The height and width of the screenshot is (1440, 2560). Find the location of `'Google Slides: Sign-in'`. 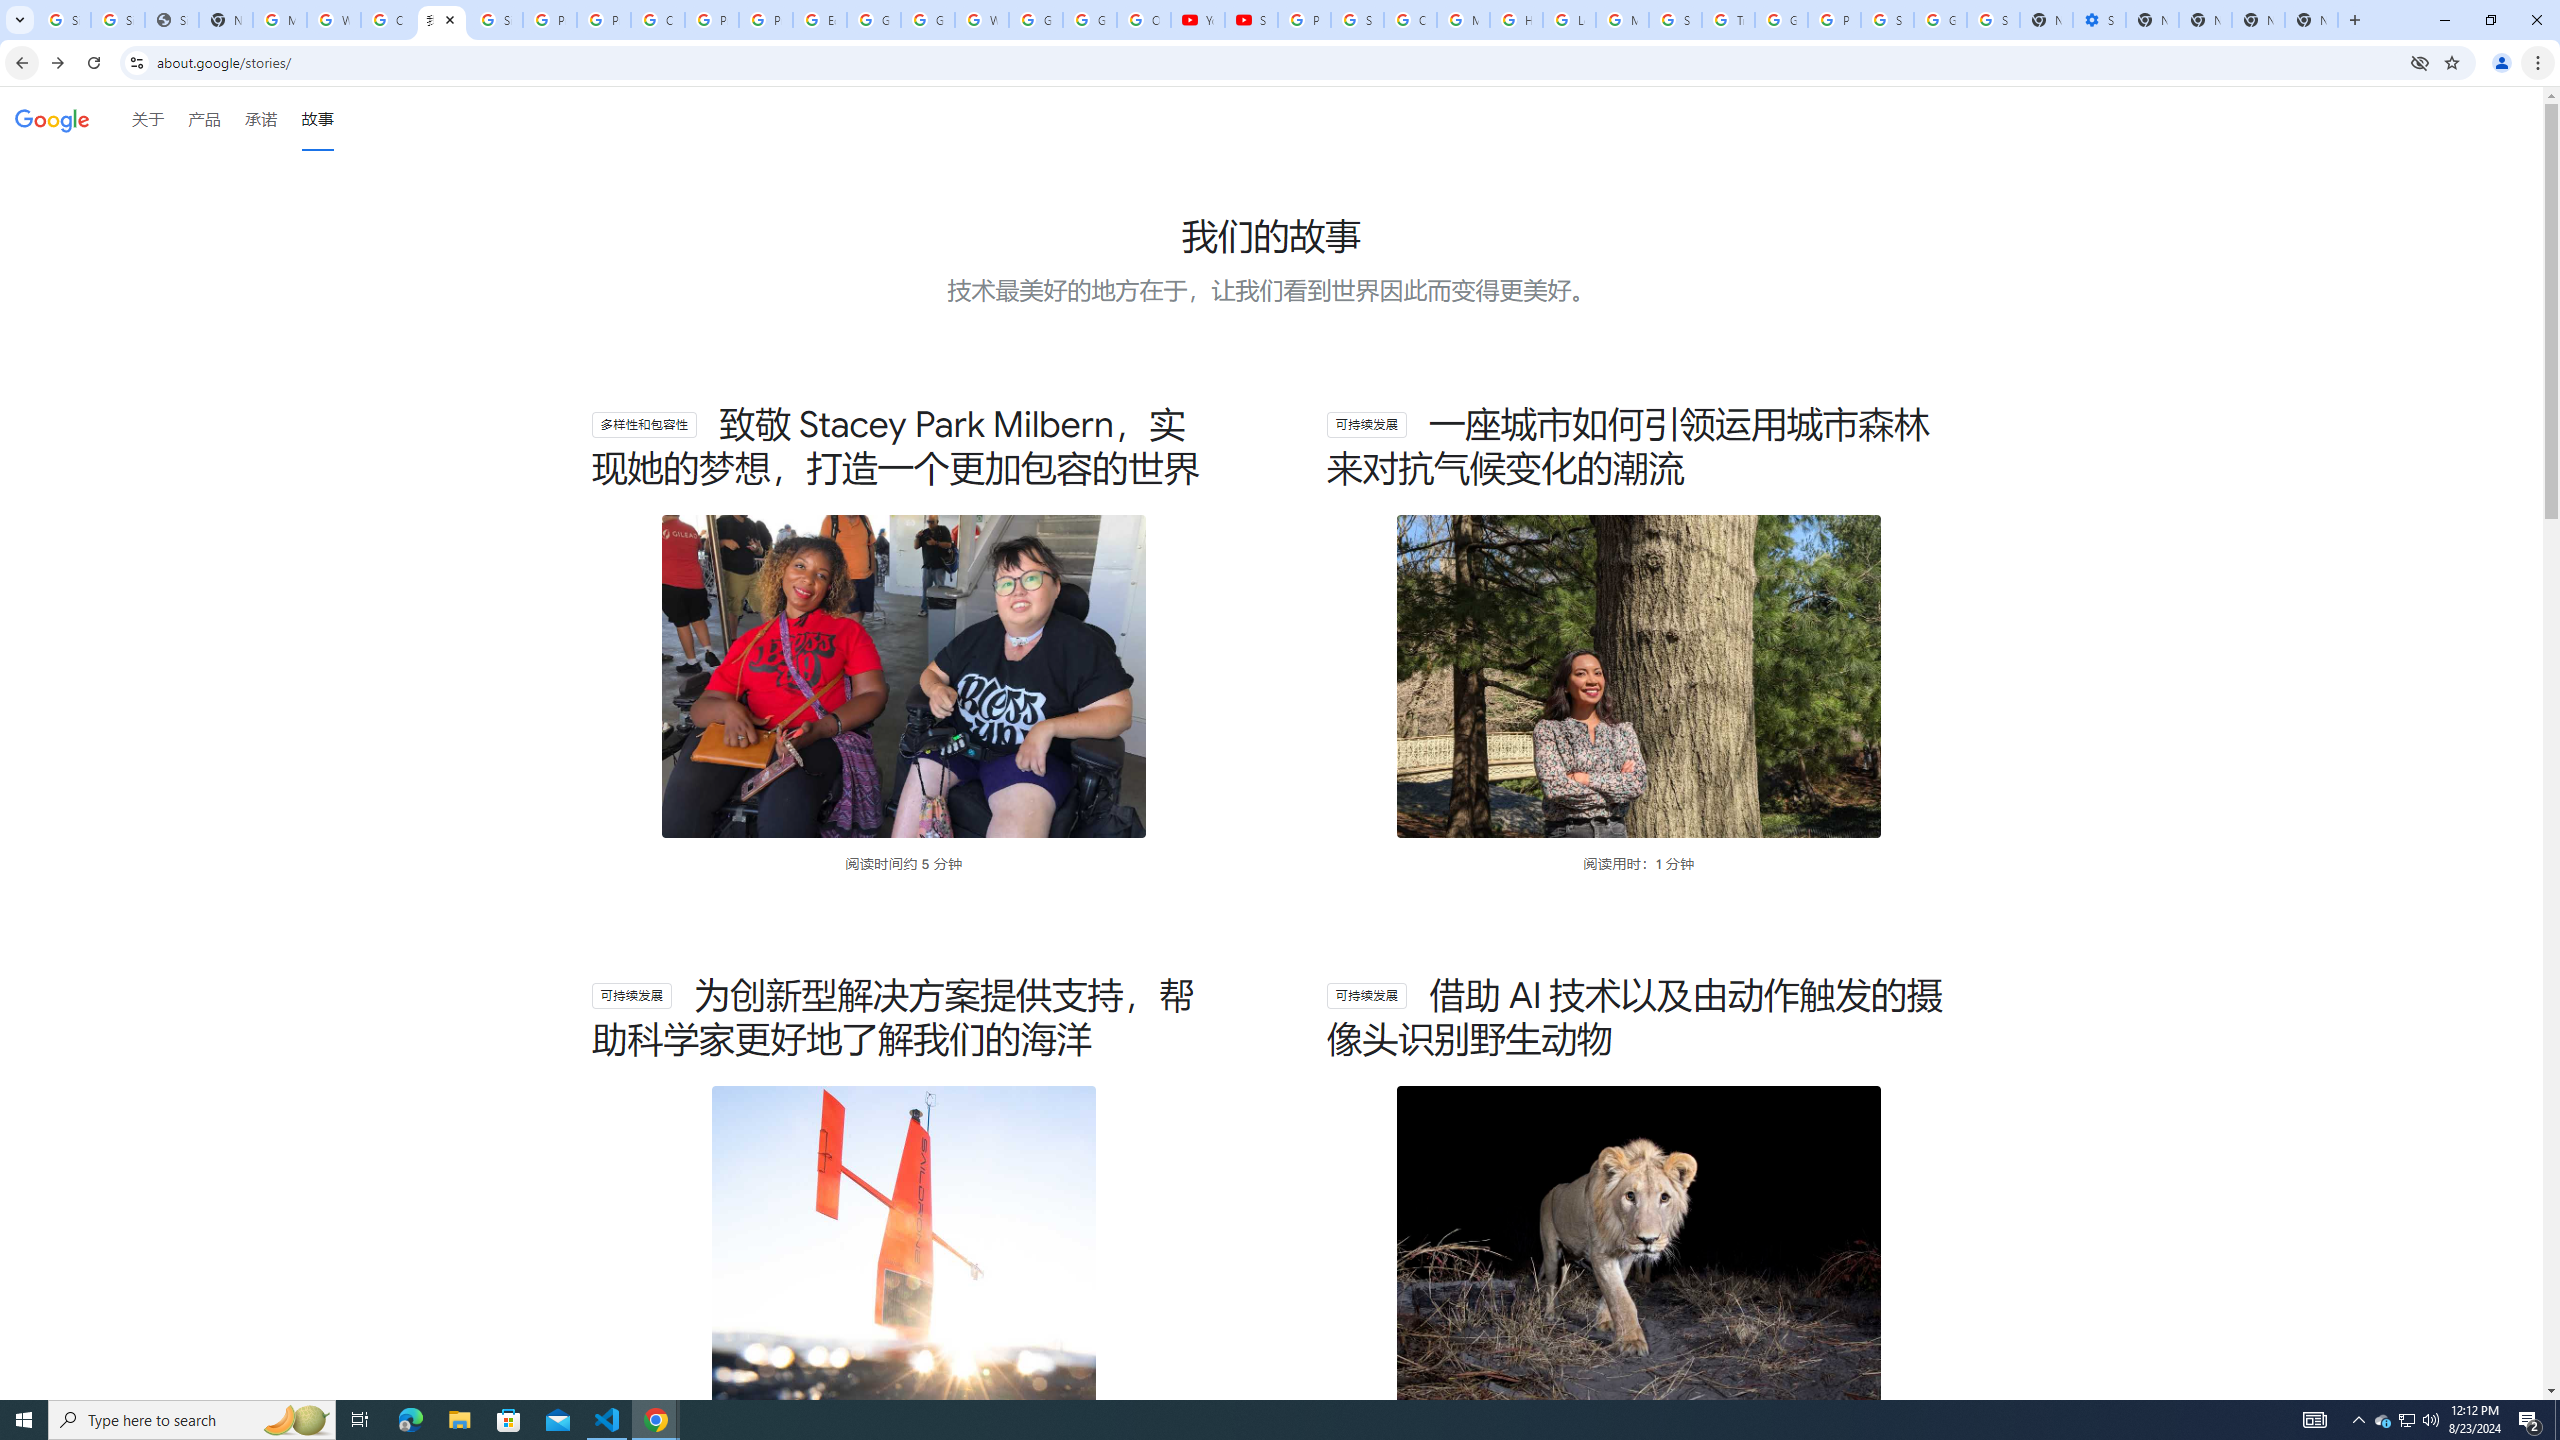

'Google Slides: Sign-in' is located at coordinates (872, 19).